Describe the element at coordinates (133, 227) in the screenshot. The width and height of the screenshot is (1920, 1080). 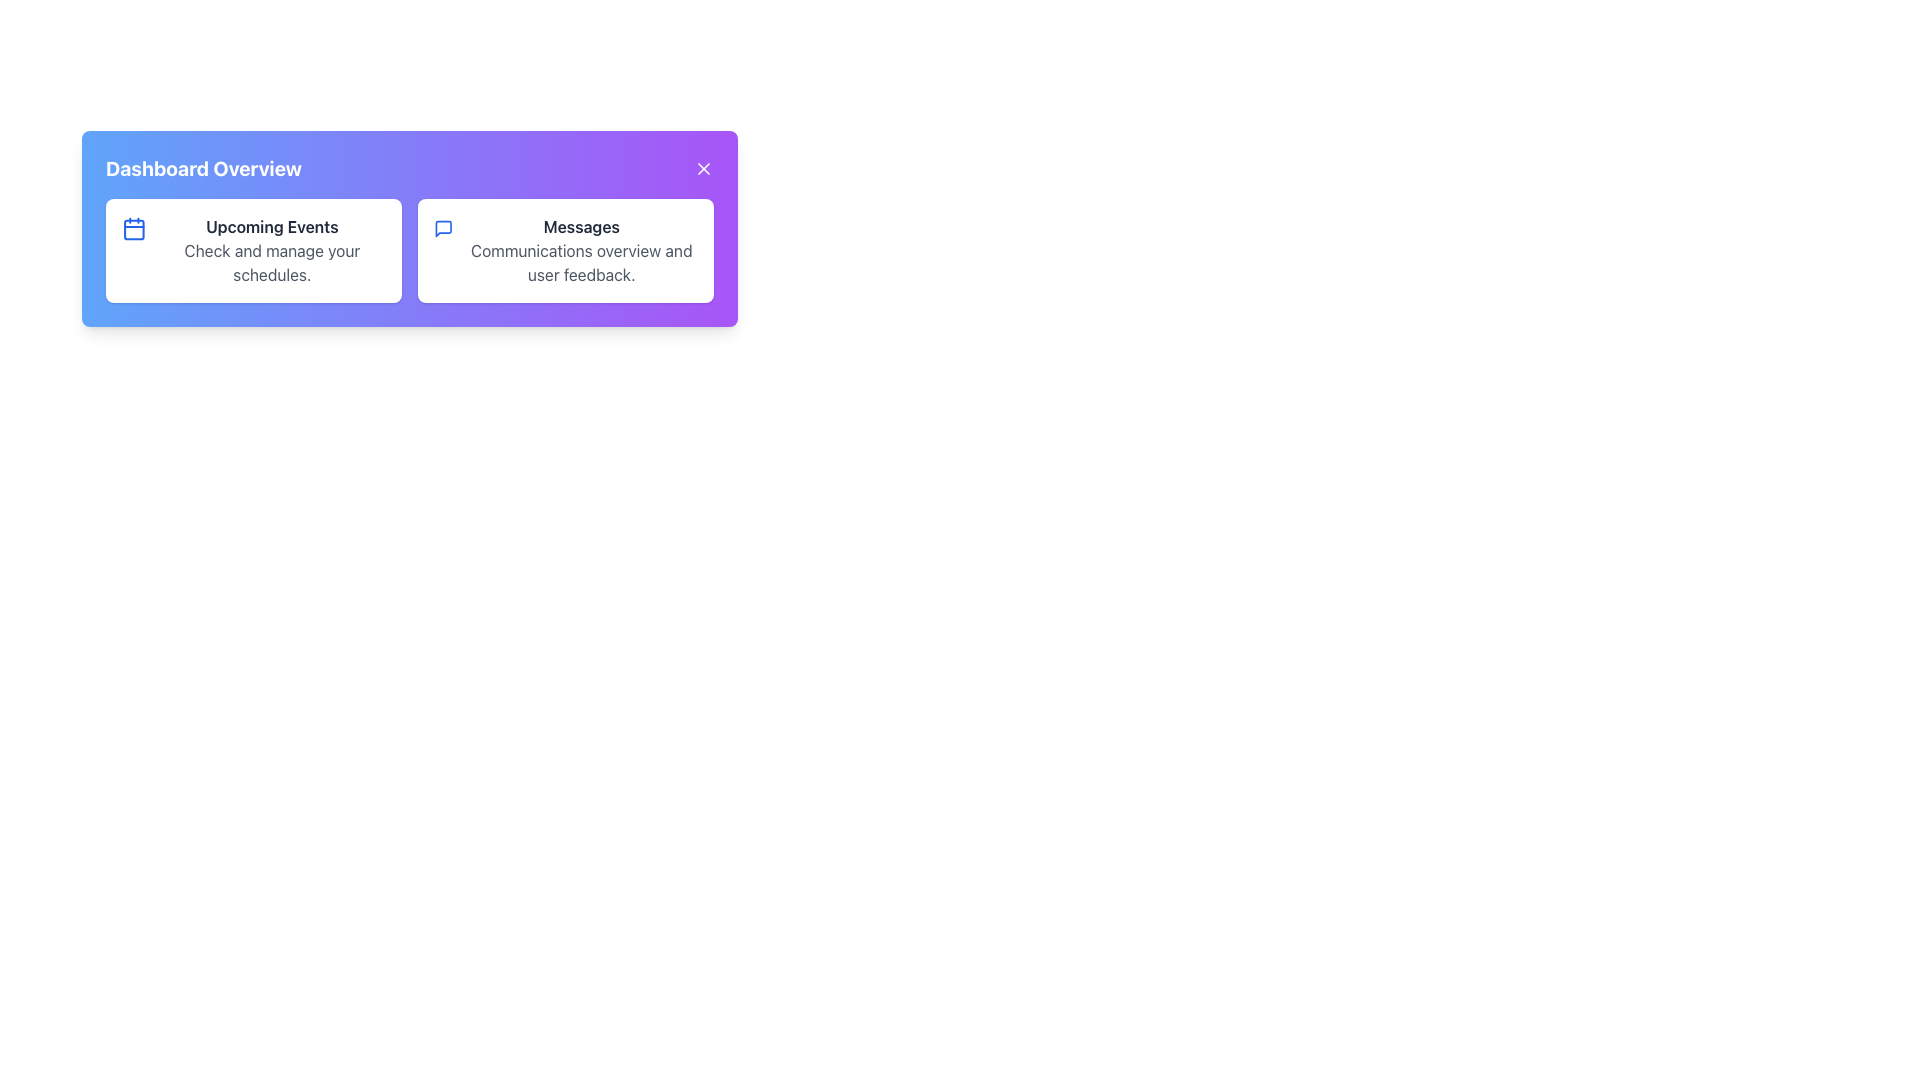
I see `the calendar icon with a blue outline located to the left of the 'Upcoming Events' text in the first content box` at that location.